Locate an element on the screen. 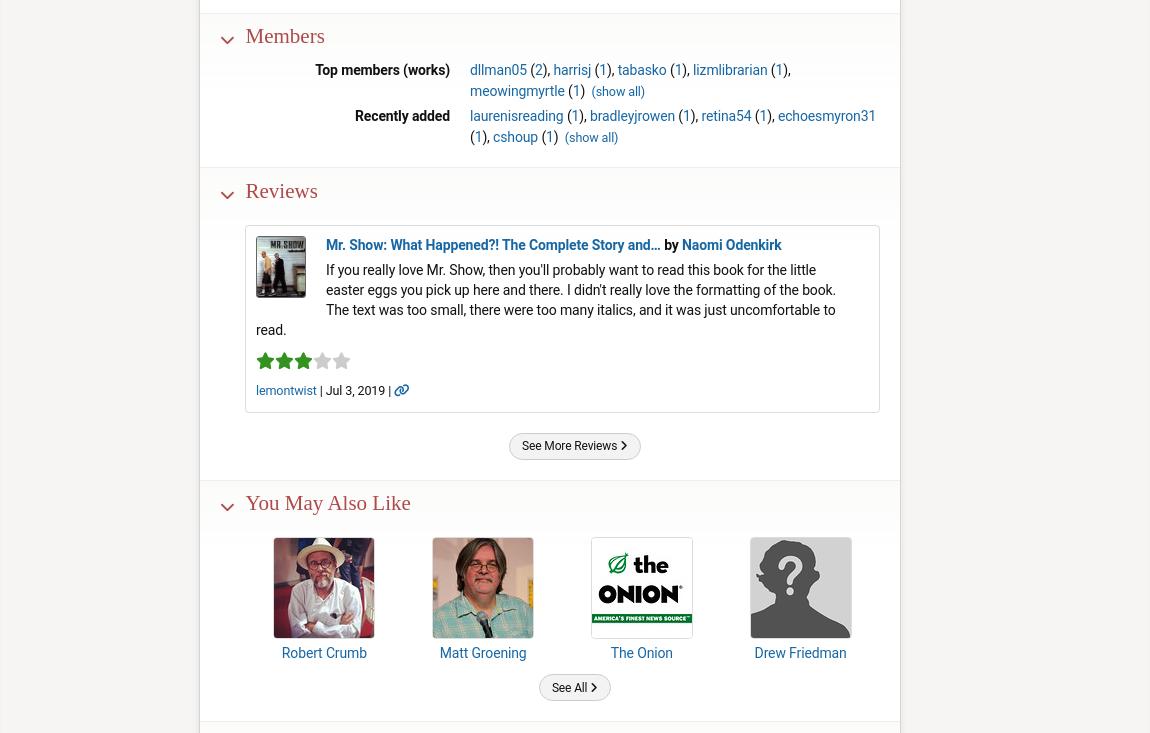  'Members' is located at coordinates (283, 34).